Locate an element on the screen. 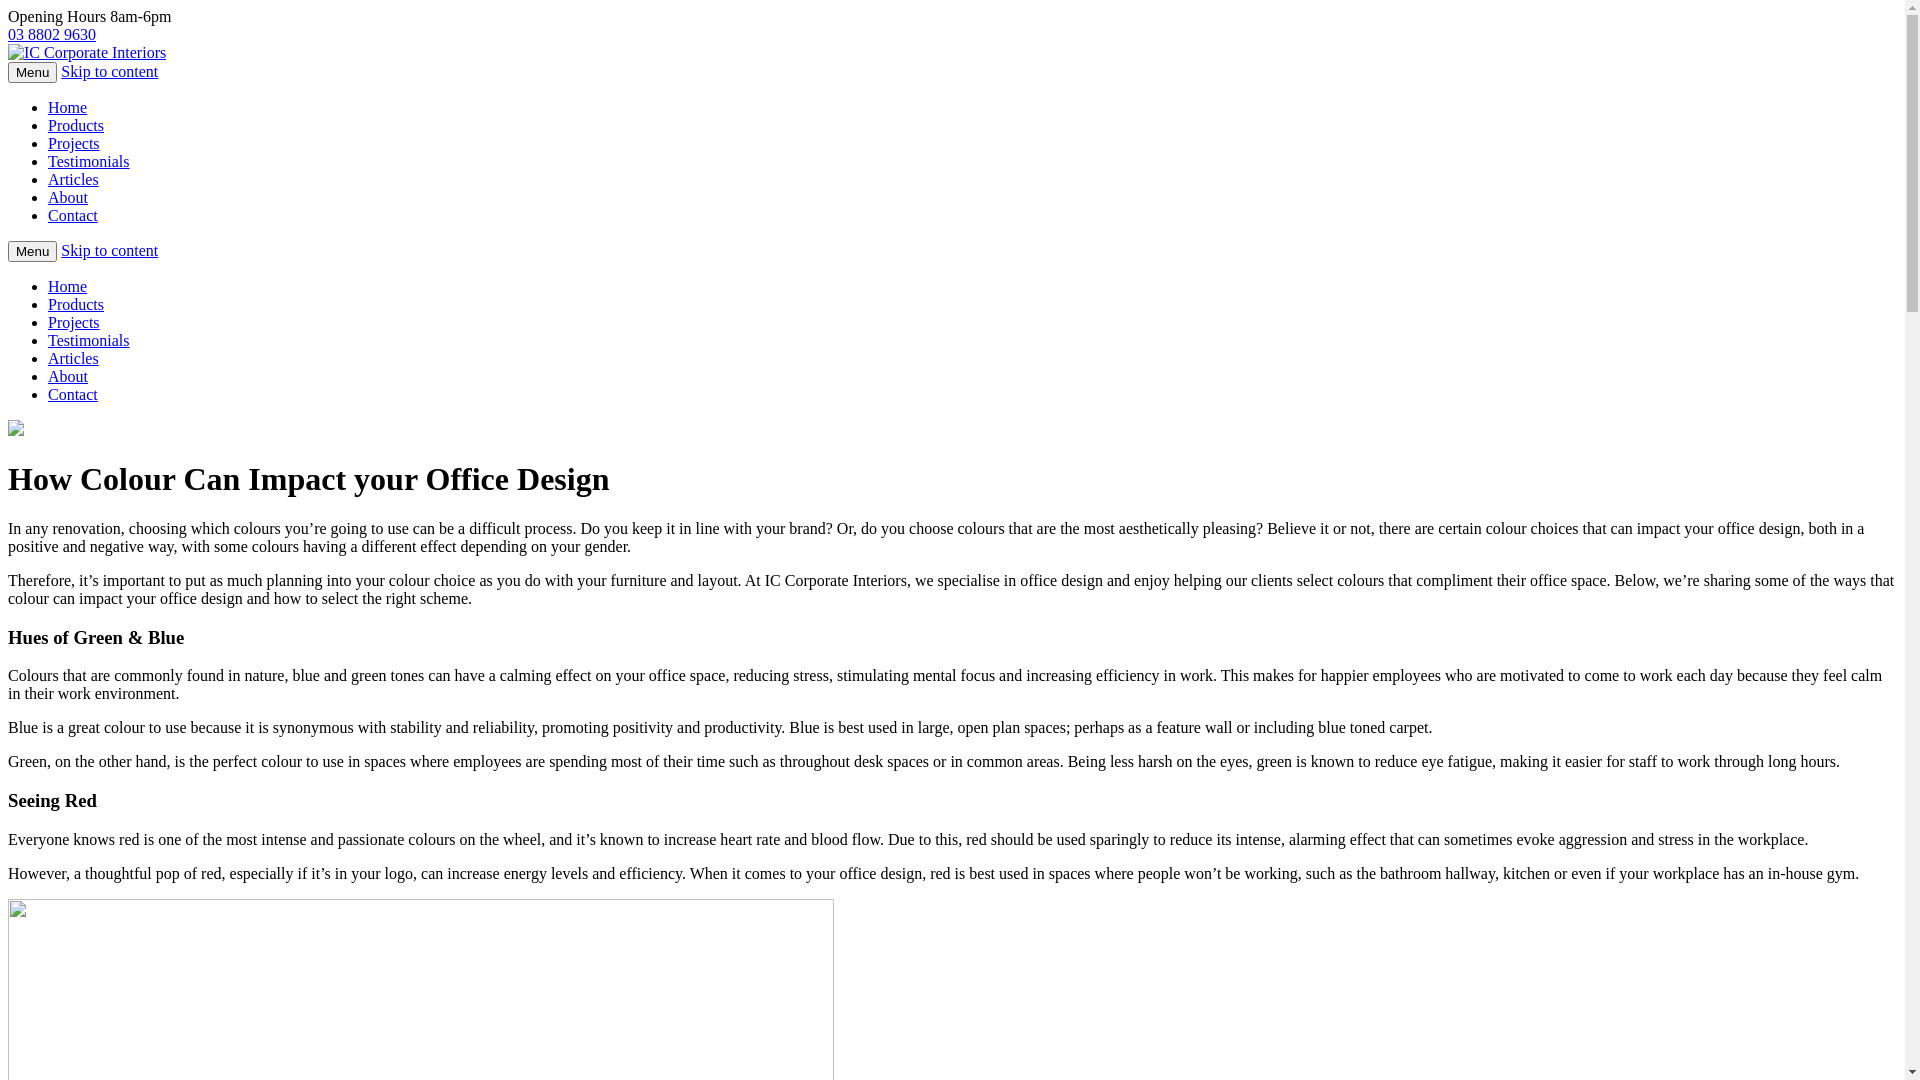  'About' is located at coordinates (67, 197).